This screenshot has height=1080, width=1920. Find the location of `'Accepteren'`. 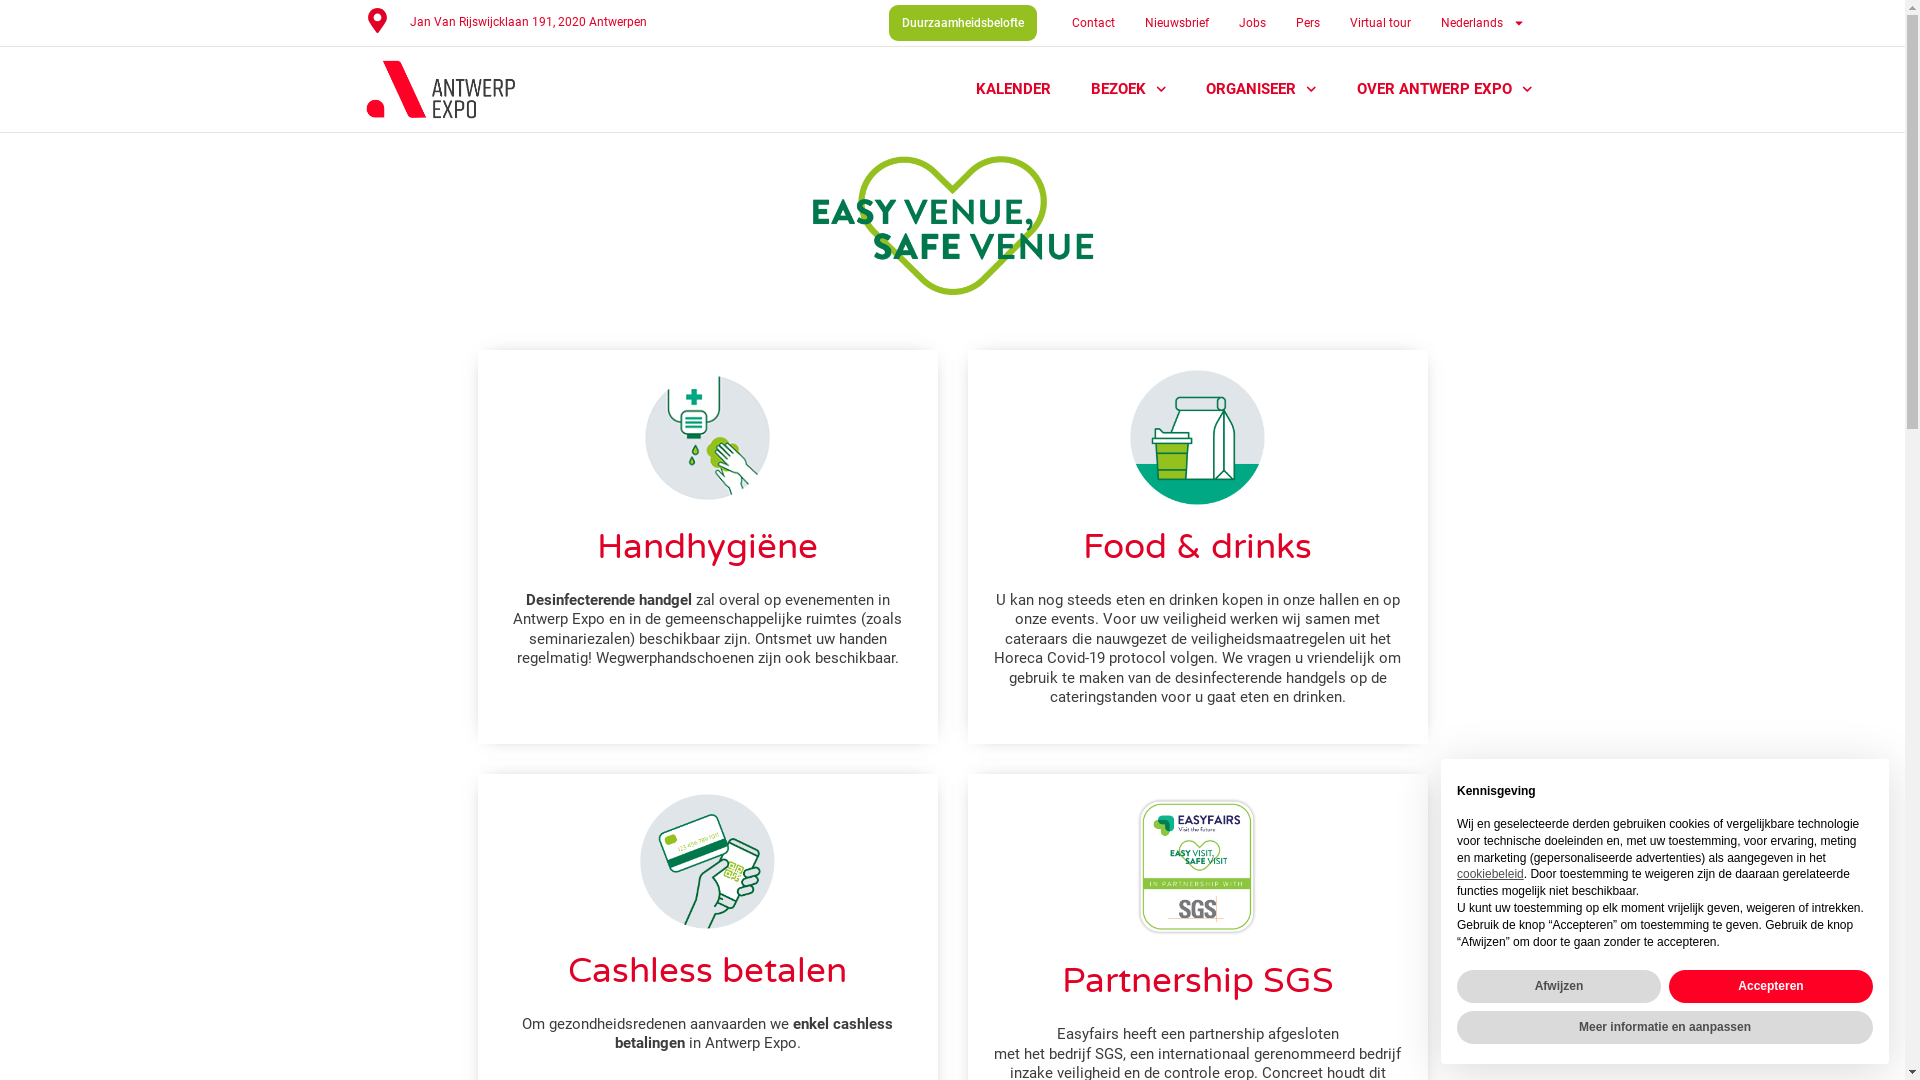

'Accepteren' is located at coordinates (1771, 985).